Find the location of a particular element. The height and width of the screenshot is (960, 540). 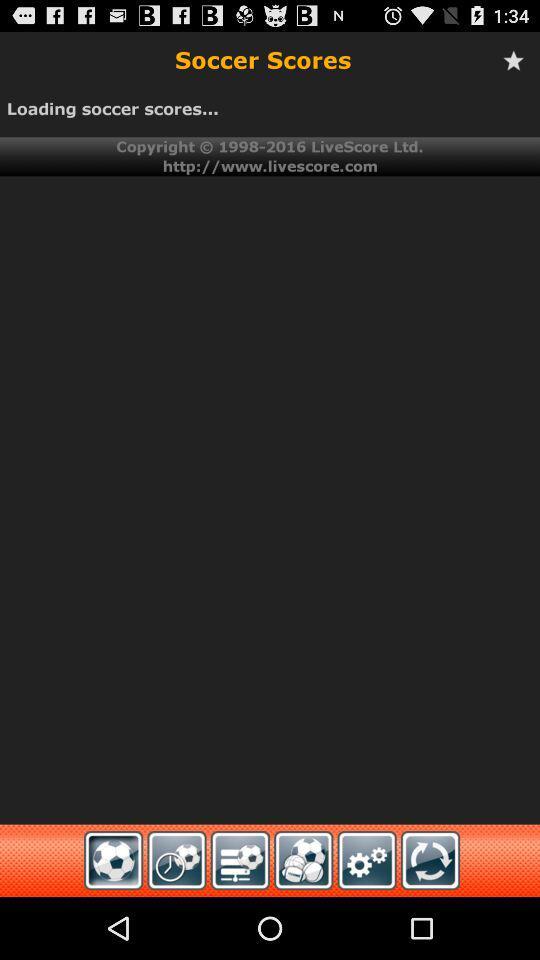

the refresh icon is located at coordinates (429, 921).